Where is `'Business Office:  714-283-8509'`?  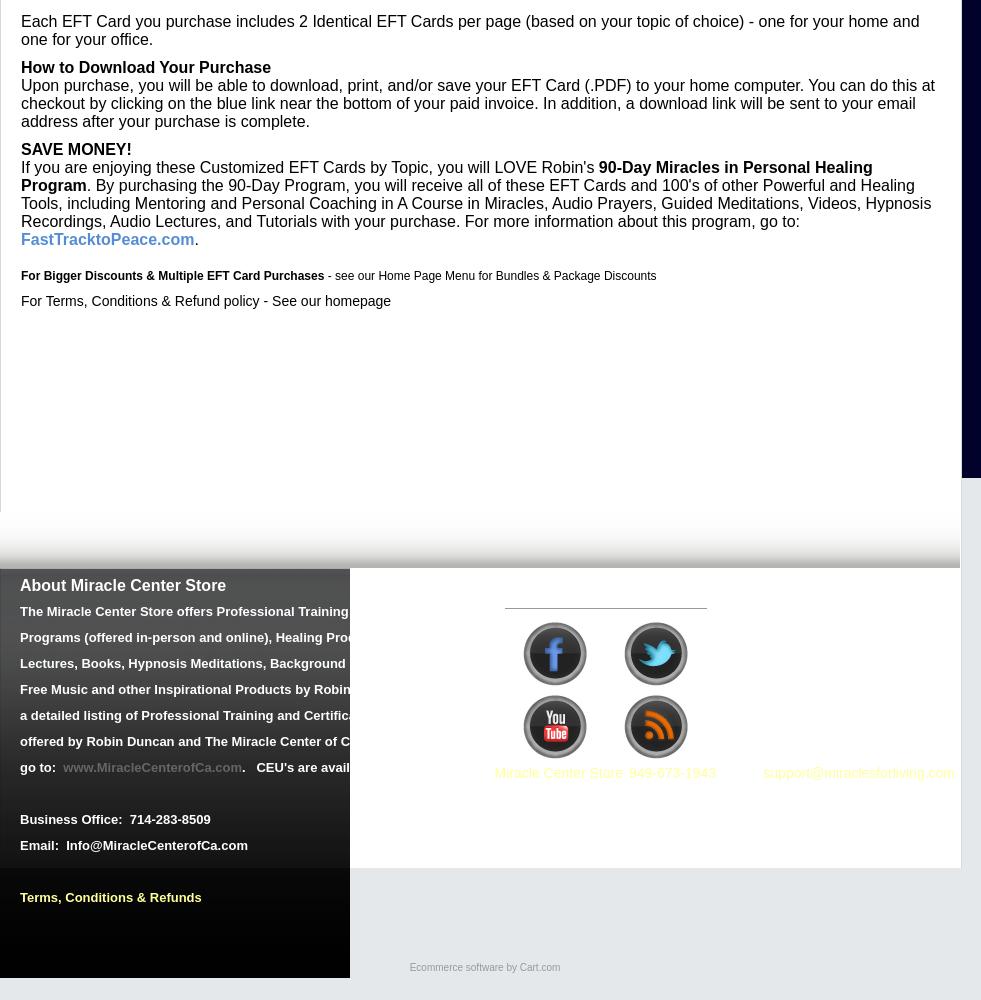 'Business Office:  714-283-8509' is located at coordinates (19, 818).